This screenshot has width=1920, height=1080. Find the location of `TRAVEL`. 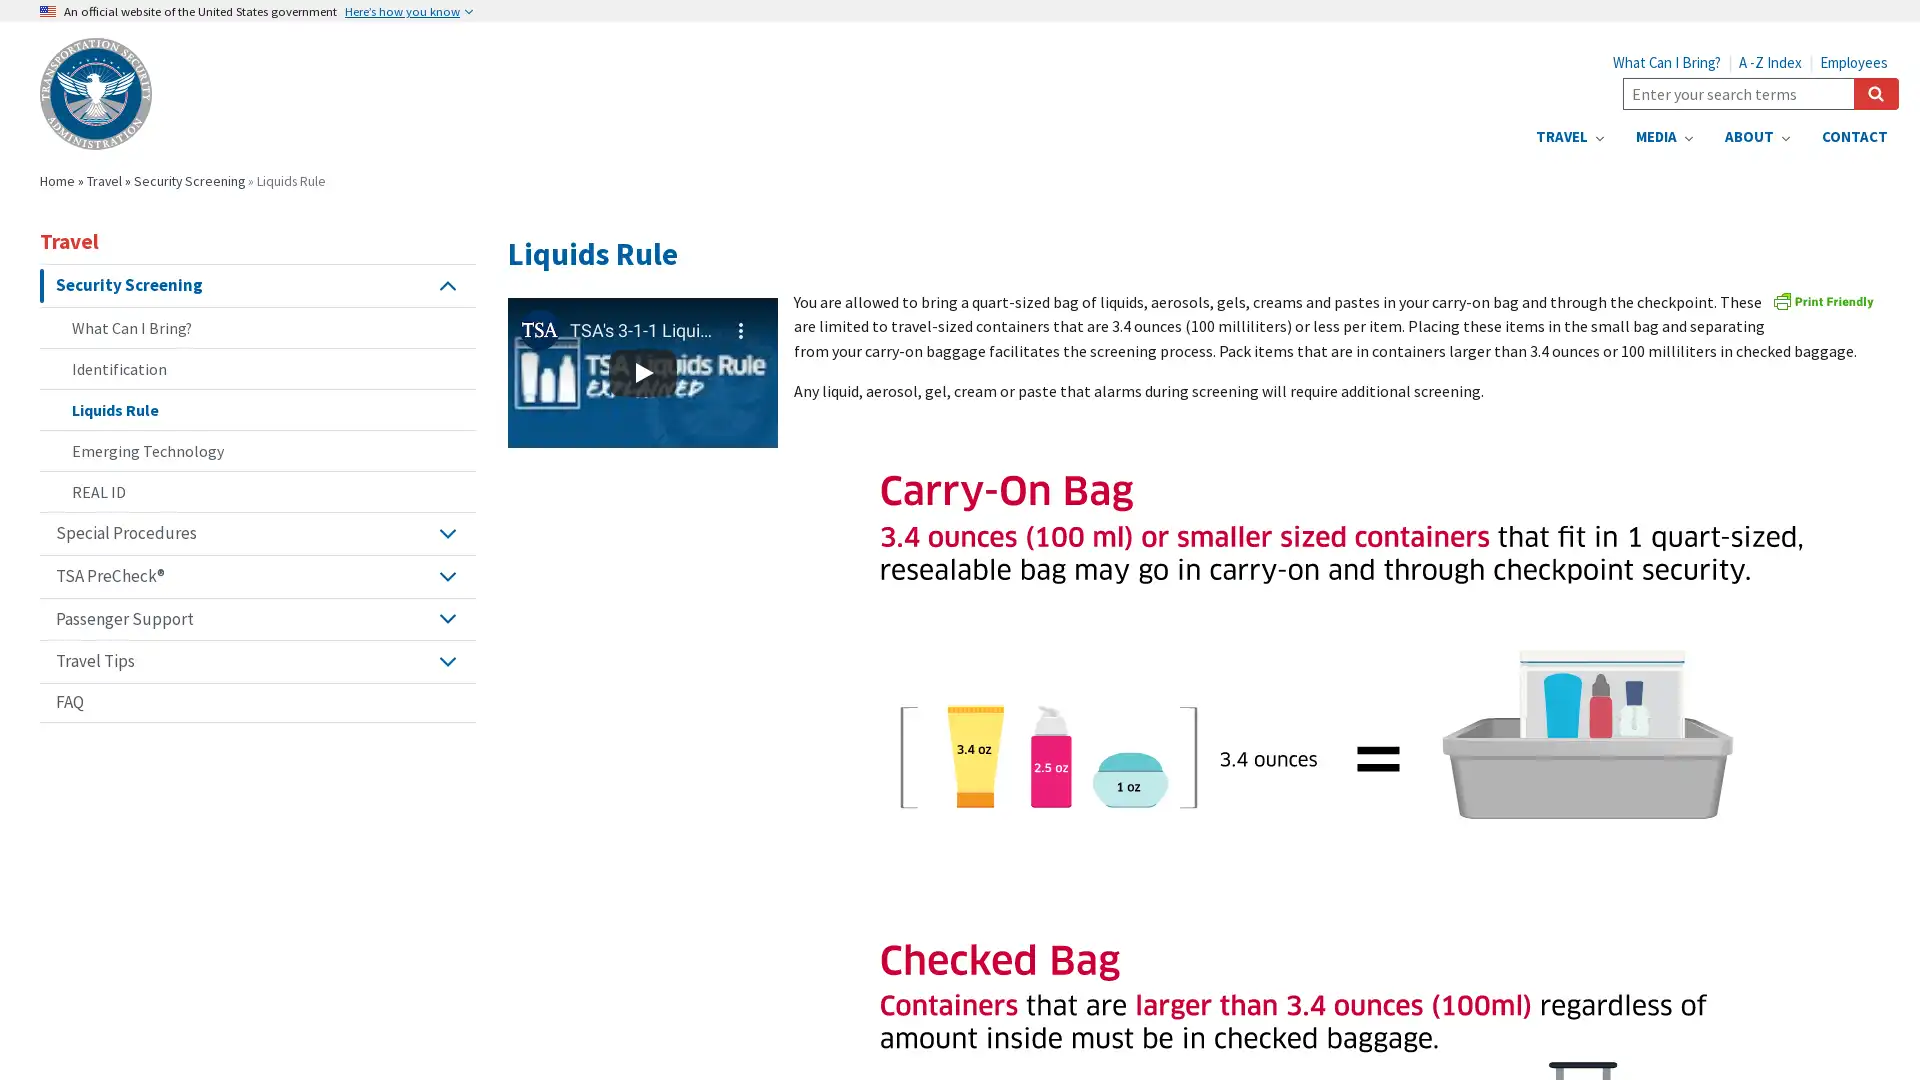

TRAVEL is located at coordinates (1568, 136).